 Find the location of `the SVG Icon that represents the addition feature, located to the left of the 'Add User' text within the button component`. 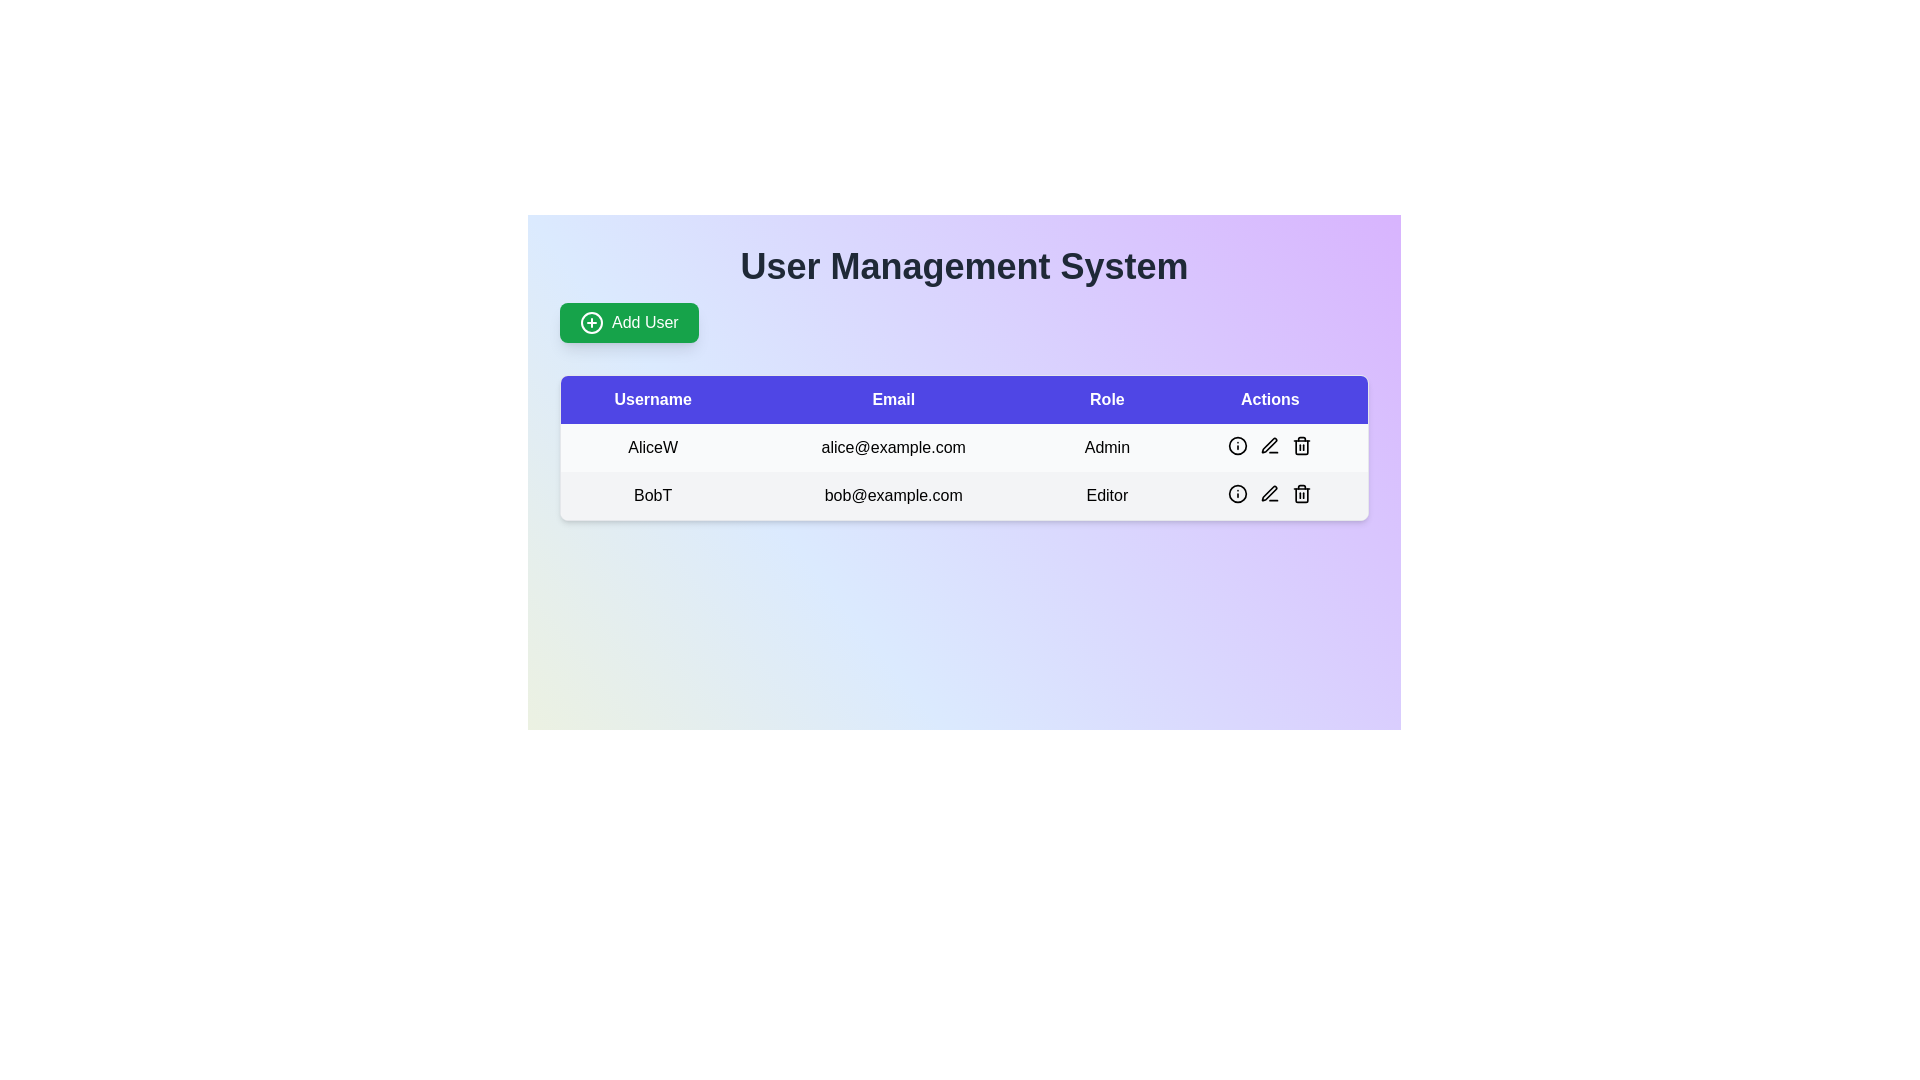

the SVG Icon that represents the addition feature, located to the left of the 'Add User' text within the button component is located at coordinates (590, 322).